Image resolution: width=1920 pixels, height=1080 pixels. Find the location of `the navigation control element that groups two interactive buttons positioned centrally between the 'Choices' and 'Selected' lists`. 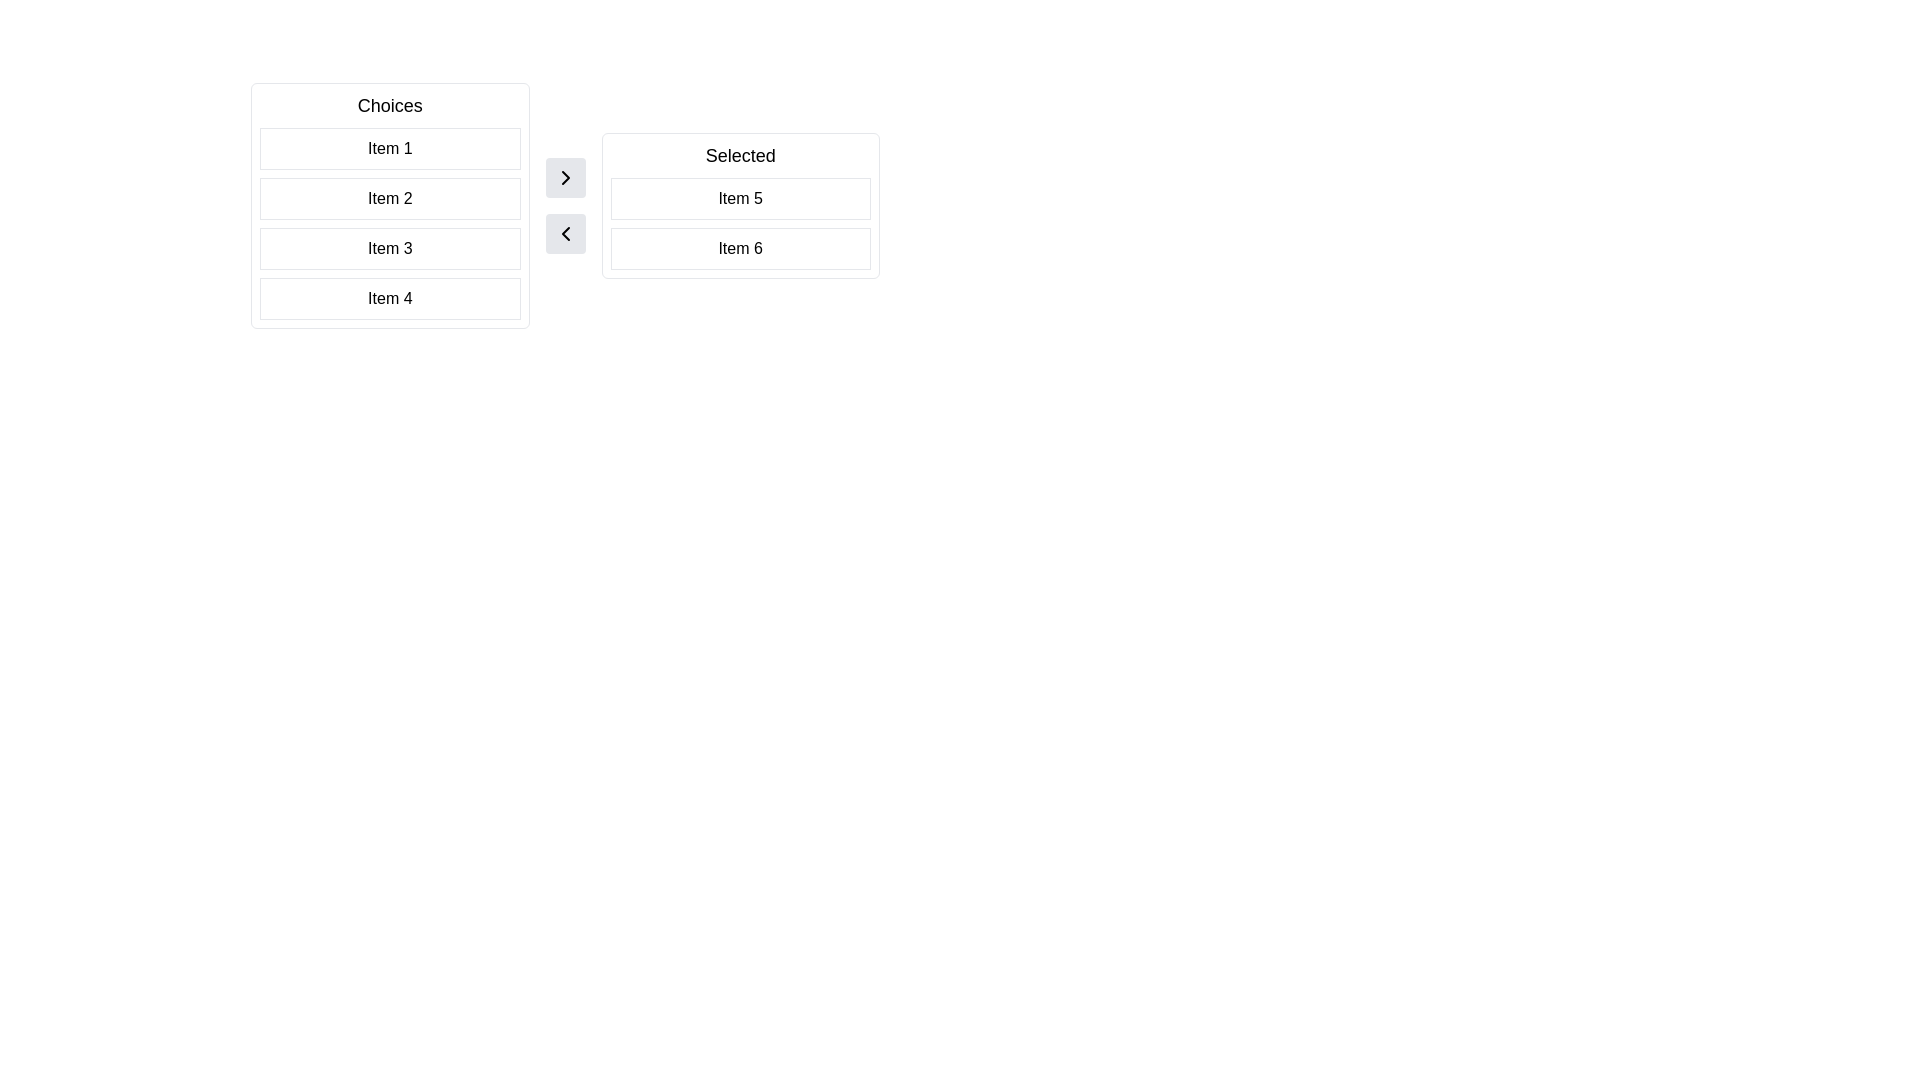

the navigation control element that groups two interactive buttons positioned centrally between the 'Choices' and 'Selected' lists is located at coordinates (564, 205).